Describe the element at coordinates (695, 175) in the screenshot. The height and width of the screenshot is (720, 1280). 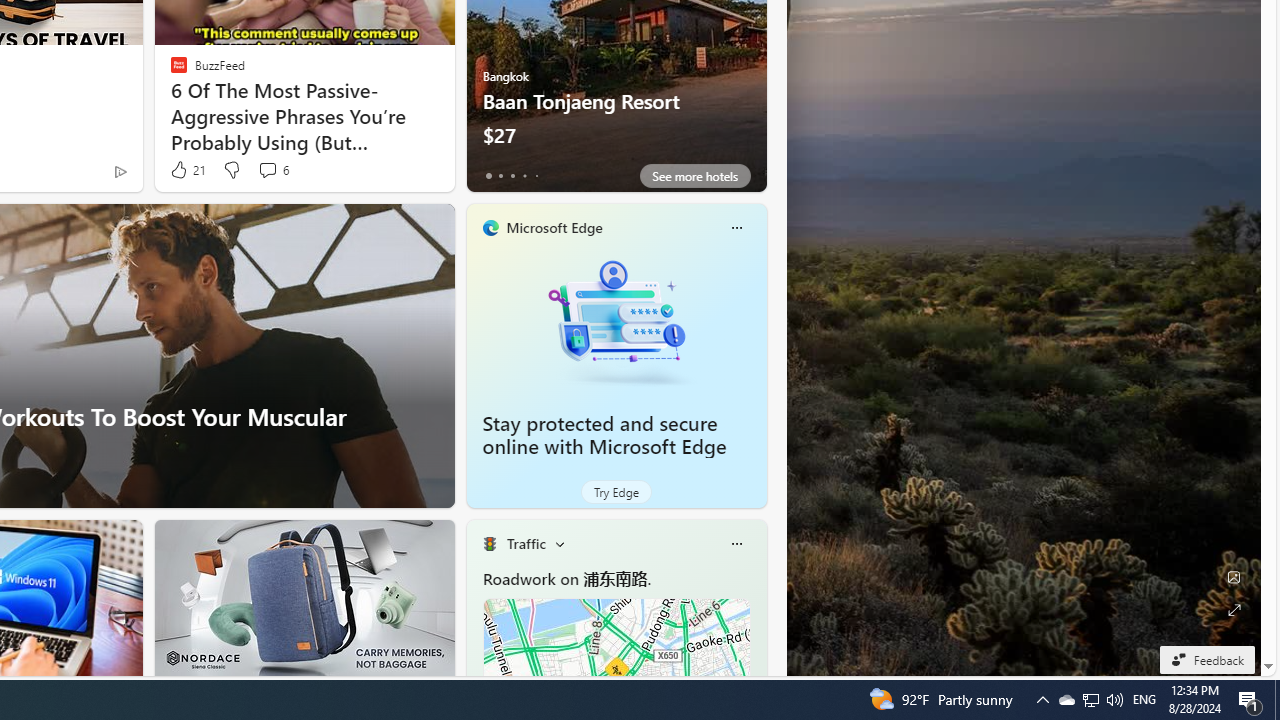
I see `'See more hotels'` at that location.